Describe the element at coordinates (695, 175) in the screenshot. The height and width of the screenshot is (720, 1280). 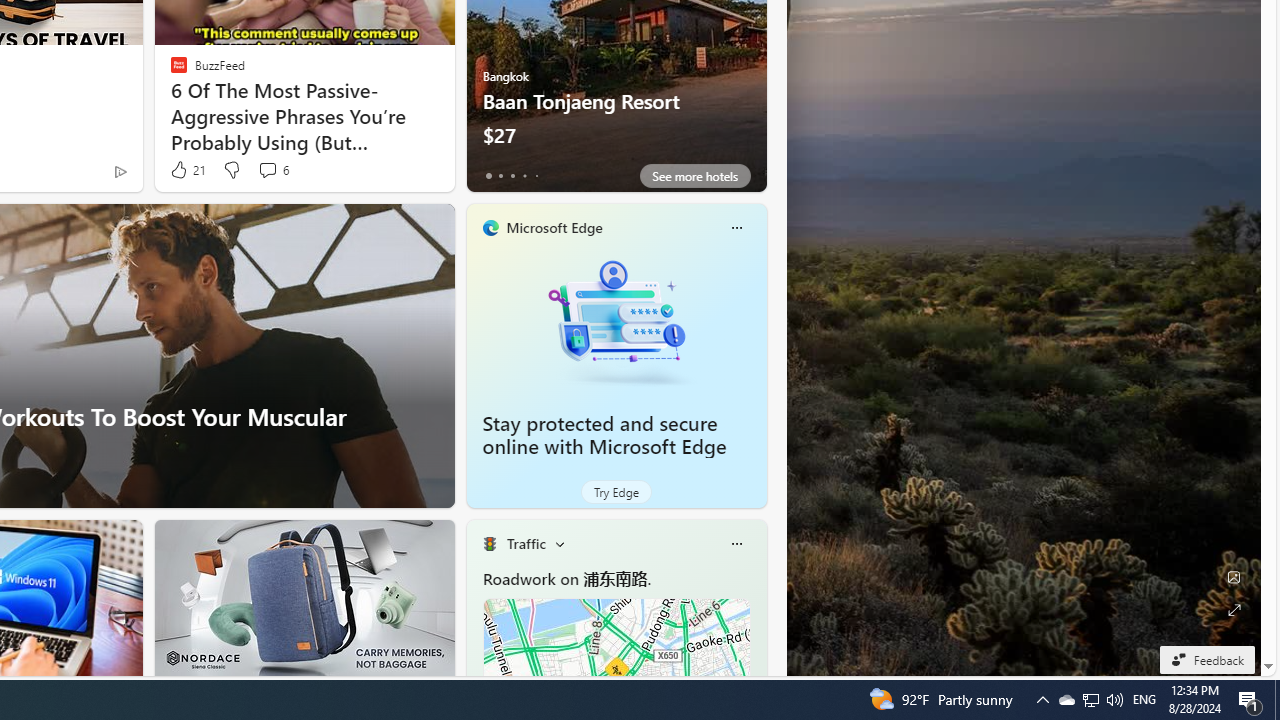
I see `'See more hotels'` at that location.